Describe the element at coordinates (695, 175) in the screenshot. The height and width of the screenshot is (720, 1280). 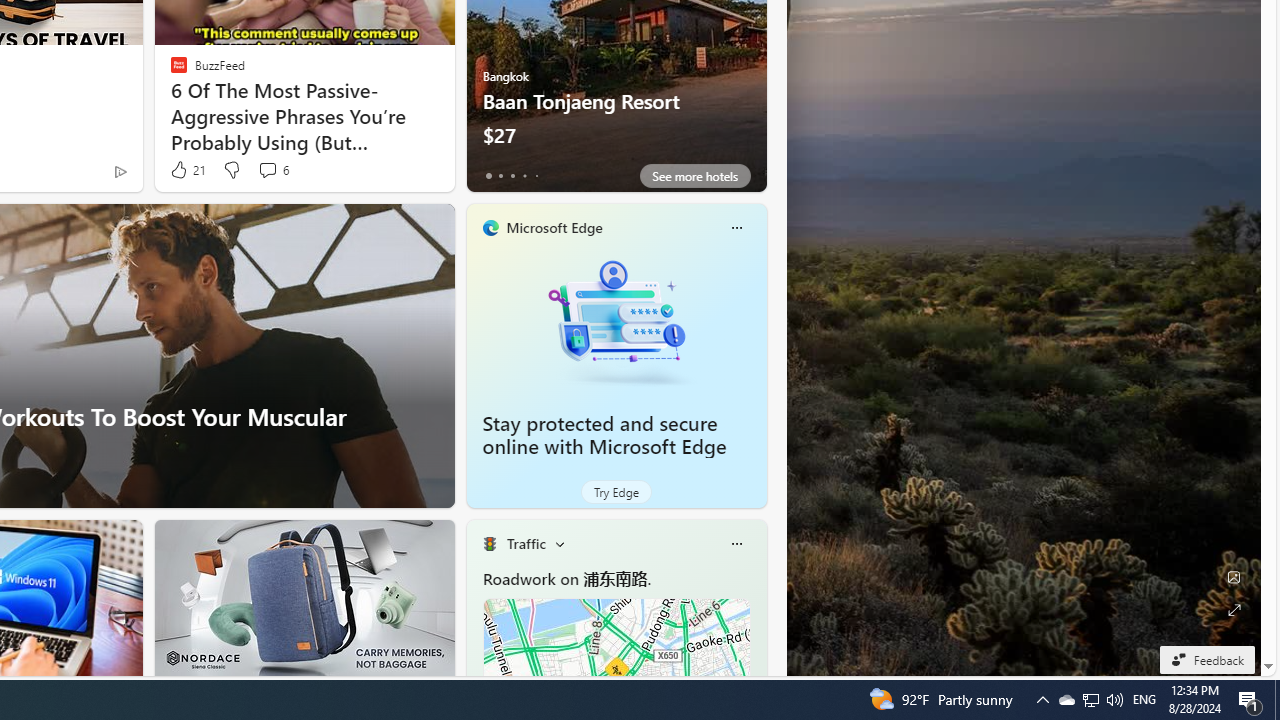
I see `'See more hotels'` at that location.